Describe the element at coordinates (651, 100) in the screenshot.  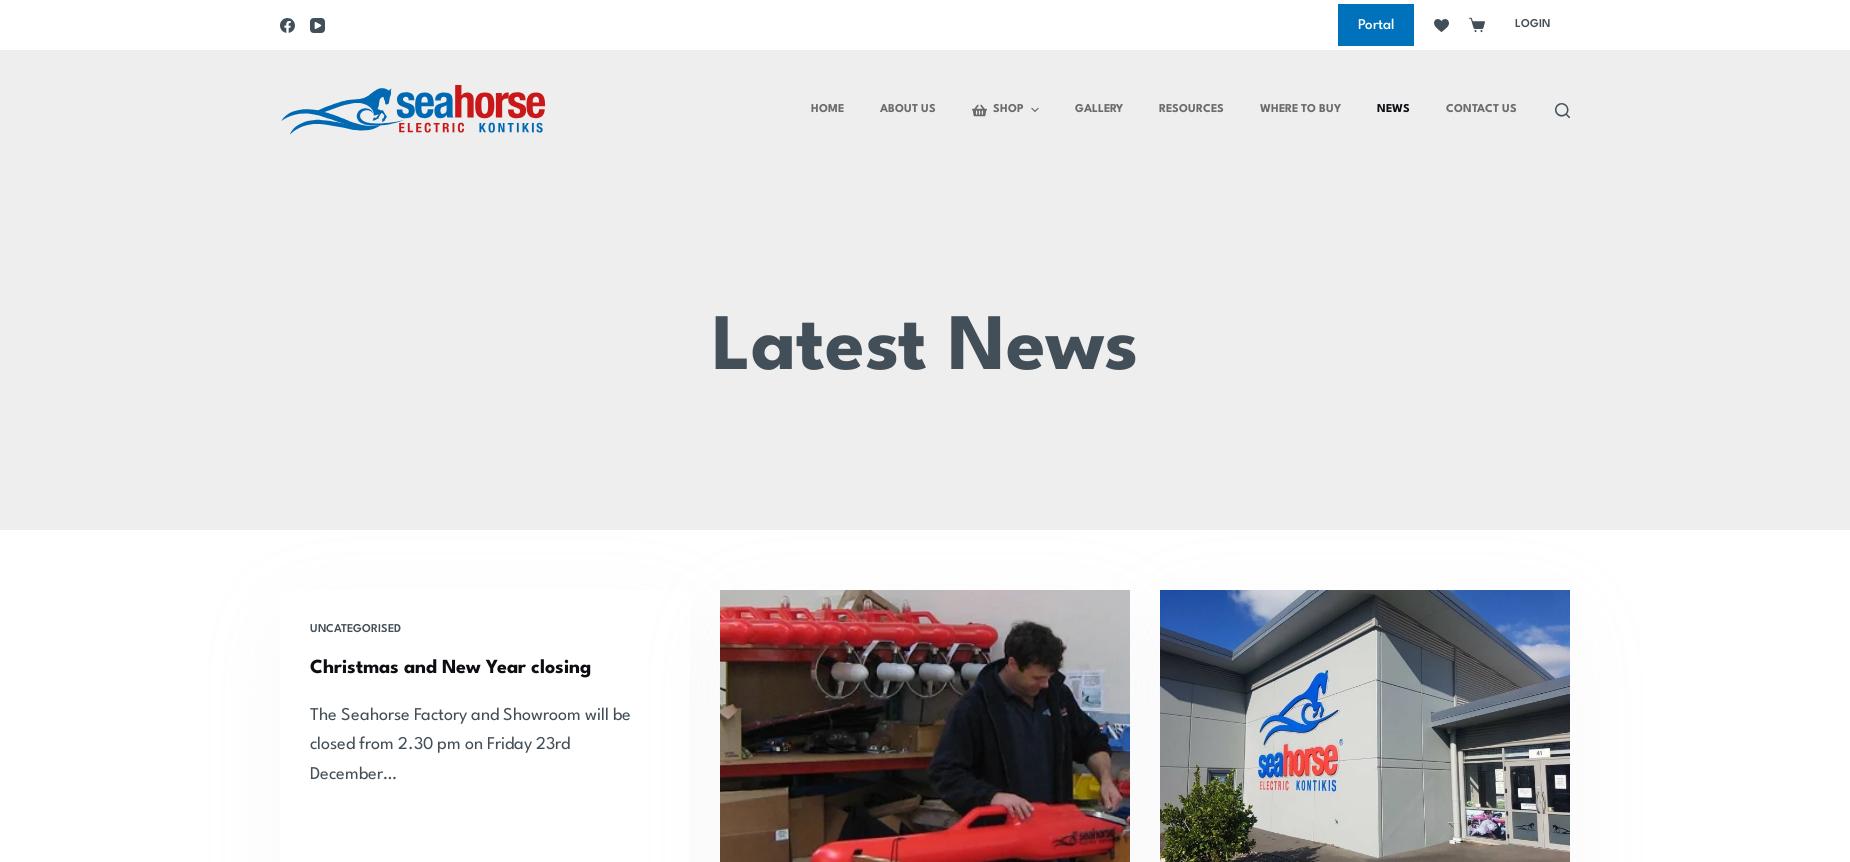
I see `'Winch'` at that location.